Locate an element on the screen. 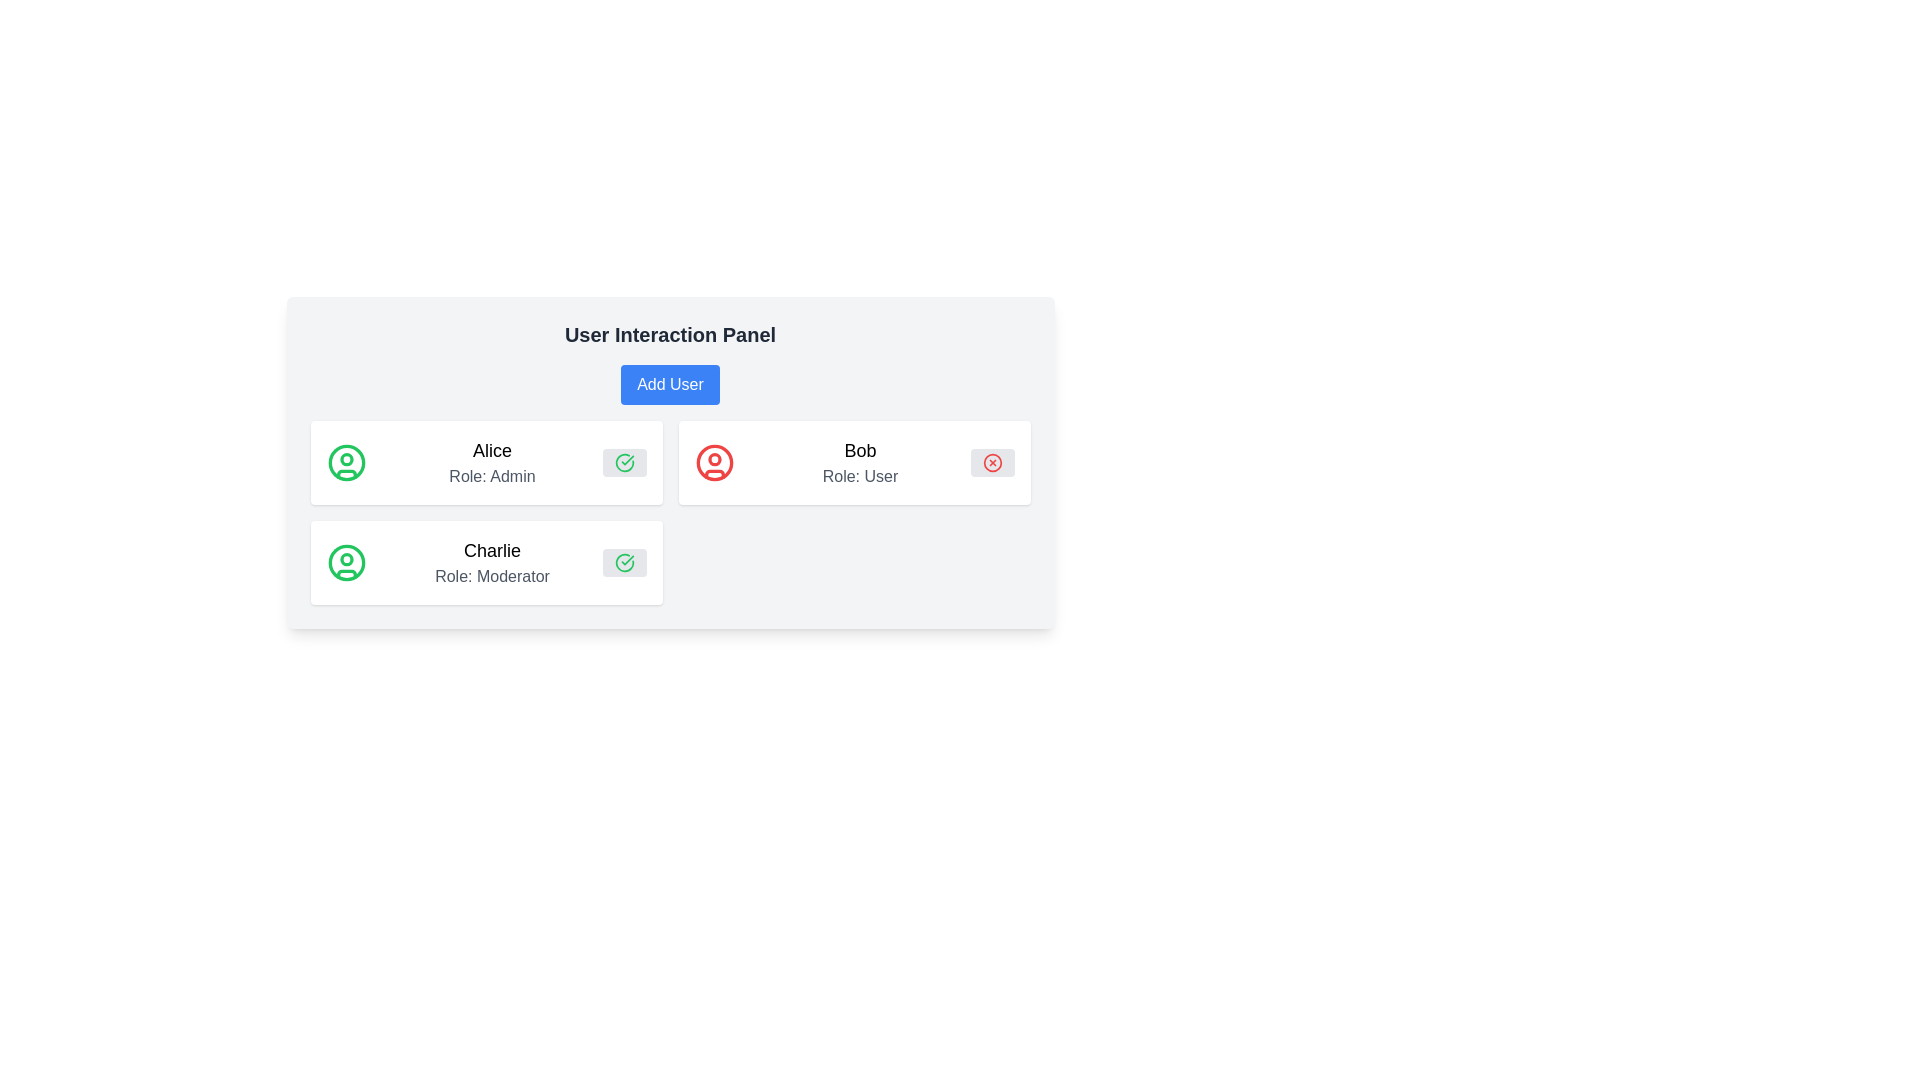  the decorative graphical element representing the head in the SVG user icon located near the top center of the larger circle, adjacent to the user block labeled 'Alice' is located at coordinates (346, 559).